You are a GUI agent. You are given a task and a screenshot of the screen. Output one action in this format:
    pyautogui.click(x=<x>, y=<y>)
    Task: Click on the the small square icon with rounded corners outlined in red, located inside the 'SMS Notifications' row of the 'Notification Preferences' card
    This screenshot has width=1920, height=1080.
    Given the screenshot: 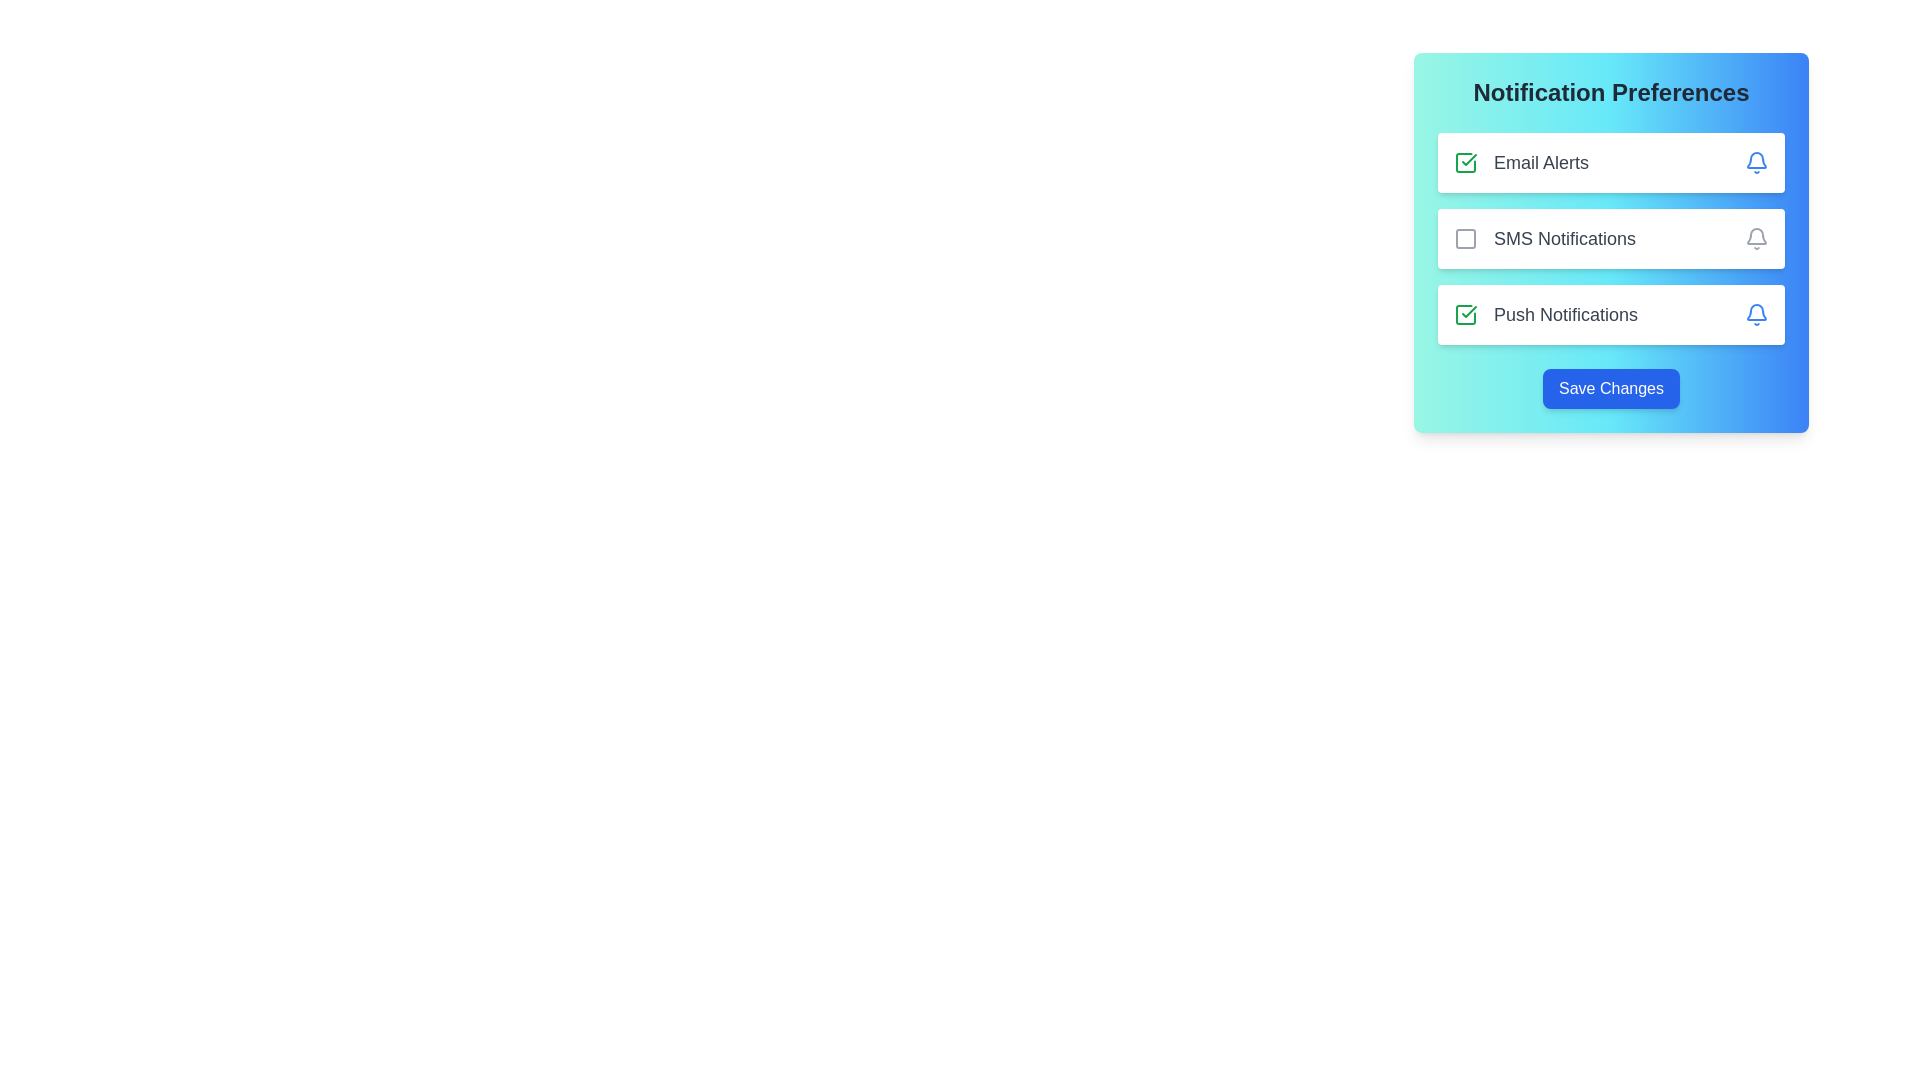 What is the action you would take?
    pyautogui.click(x=1465, y=238)
    